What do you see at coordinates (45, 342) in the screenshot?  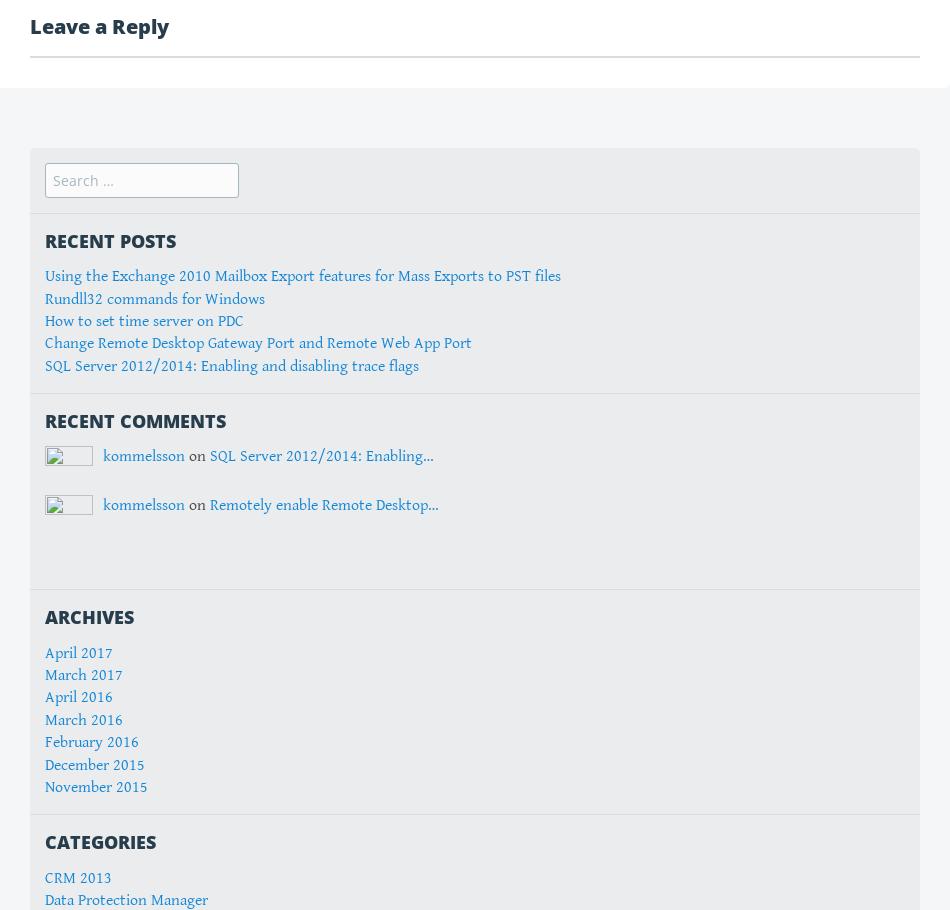 I see `'Change Remote Desktop Gateway Port and Remote Web App Port'` at bounding box center [45, 342].